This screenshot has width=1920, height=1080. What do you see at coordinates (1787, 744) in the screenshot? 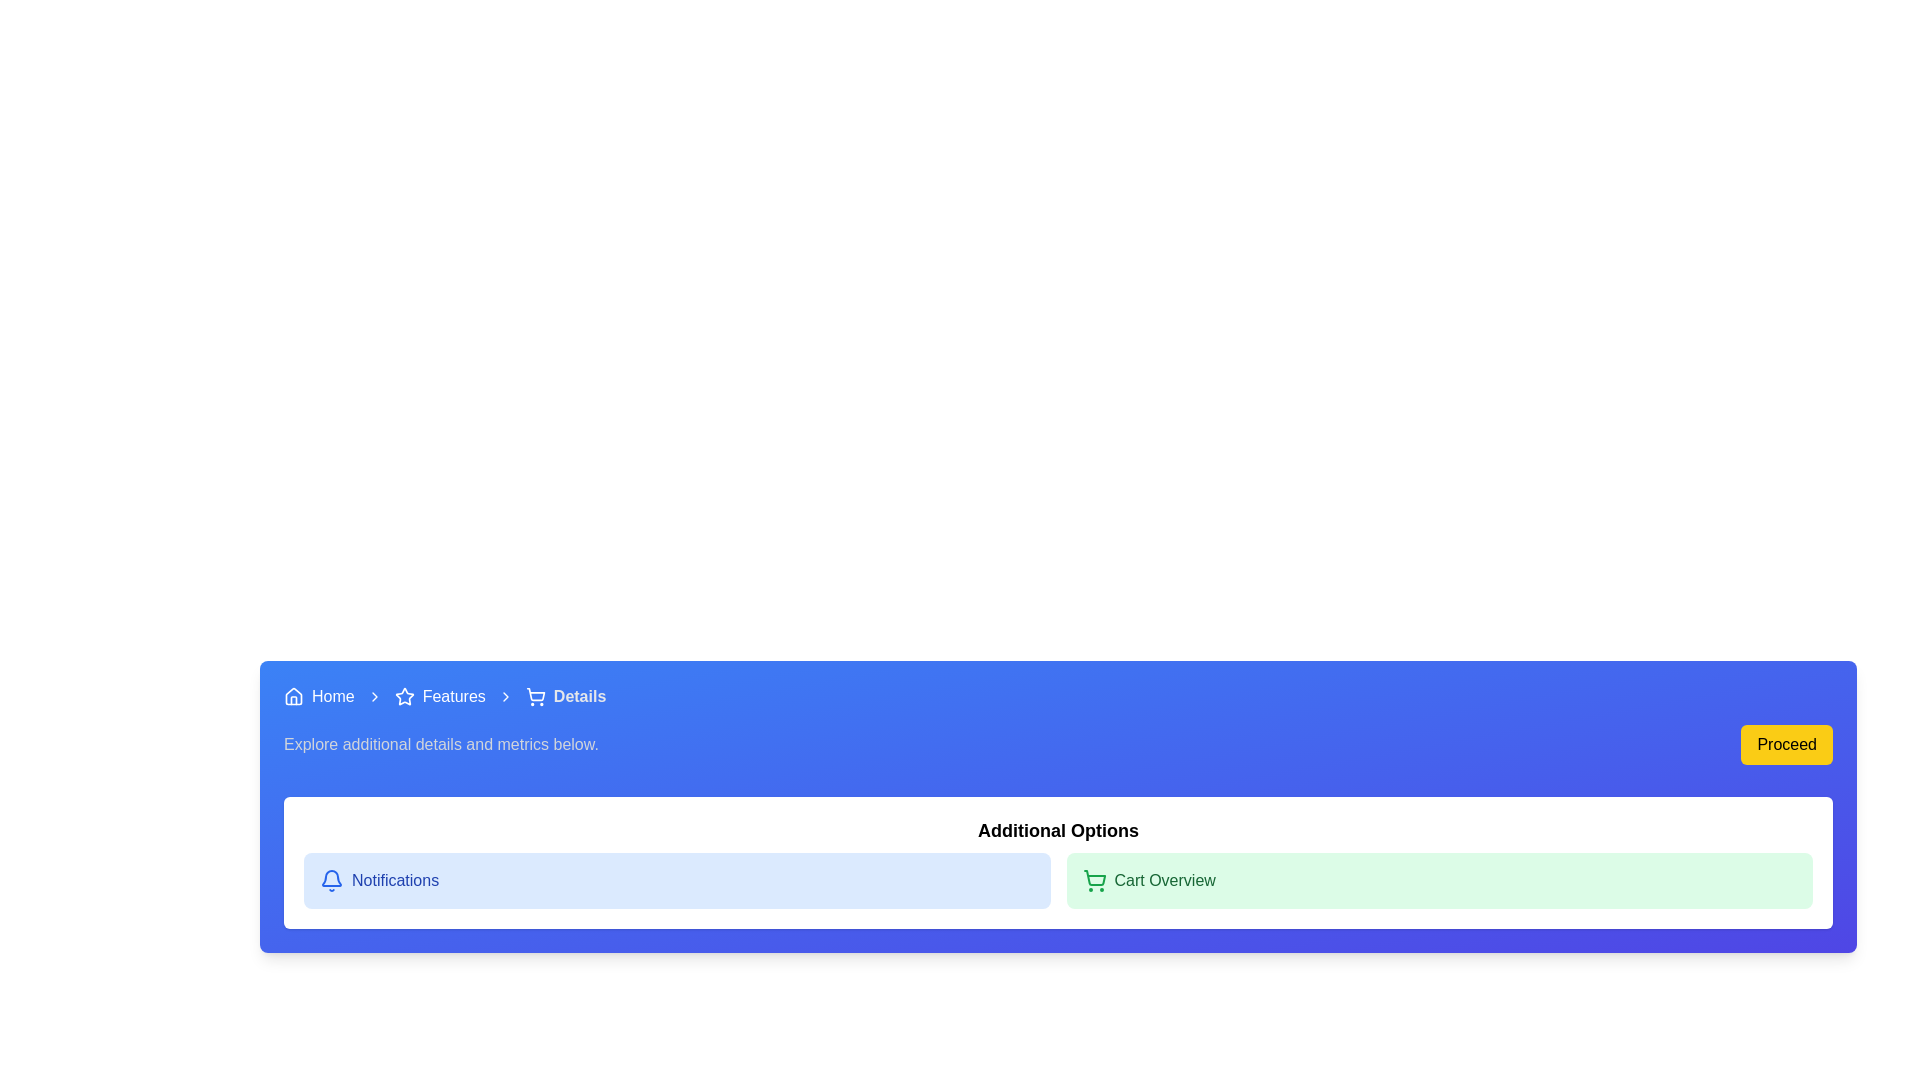
I see `the call-to-action button located at the top-right corner within a blue section of the interface, aligned to the right of the text 'Explore additional details and metrics below'` at bounding box center [1787, 744].